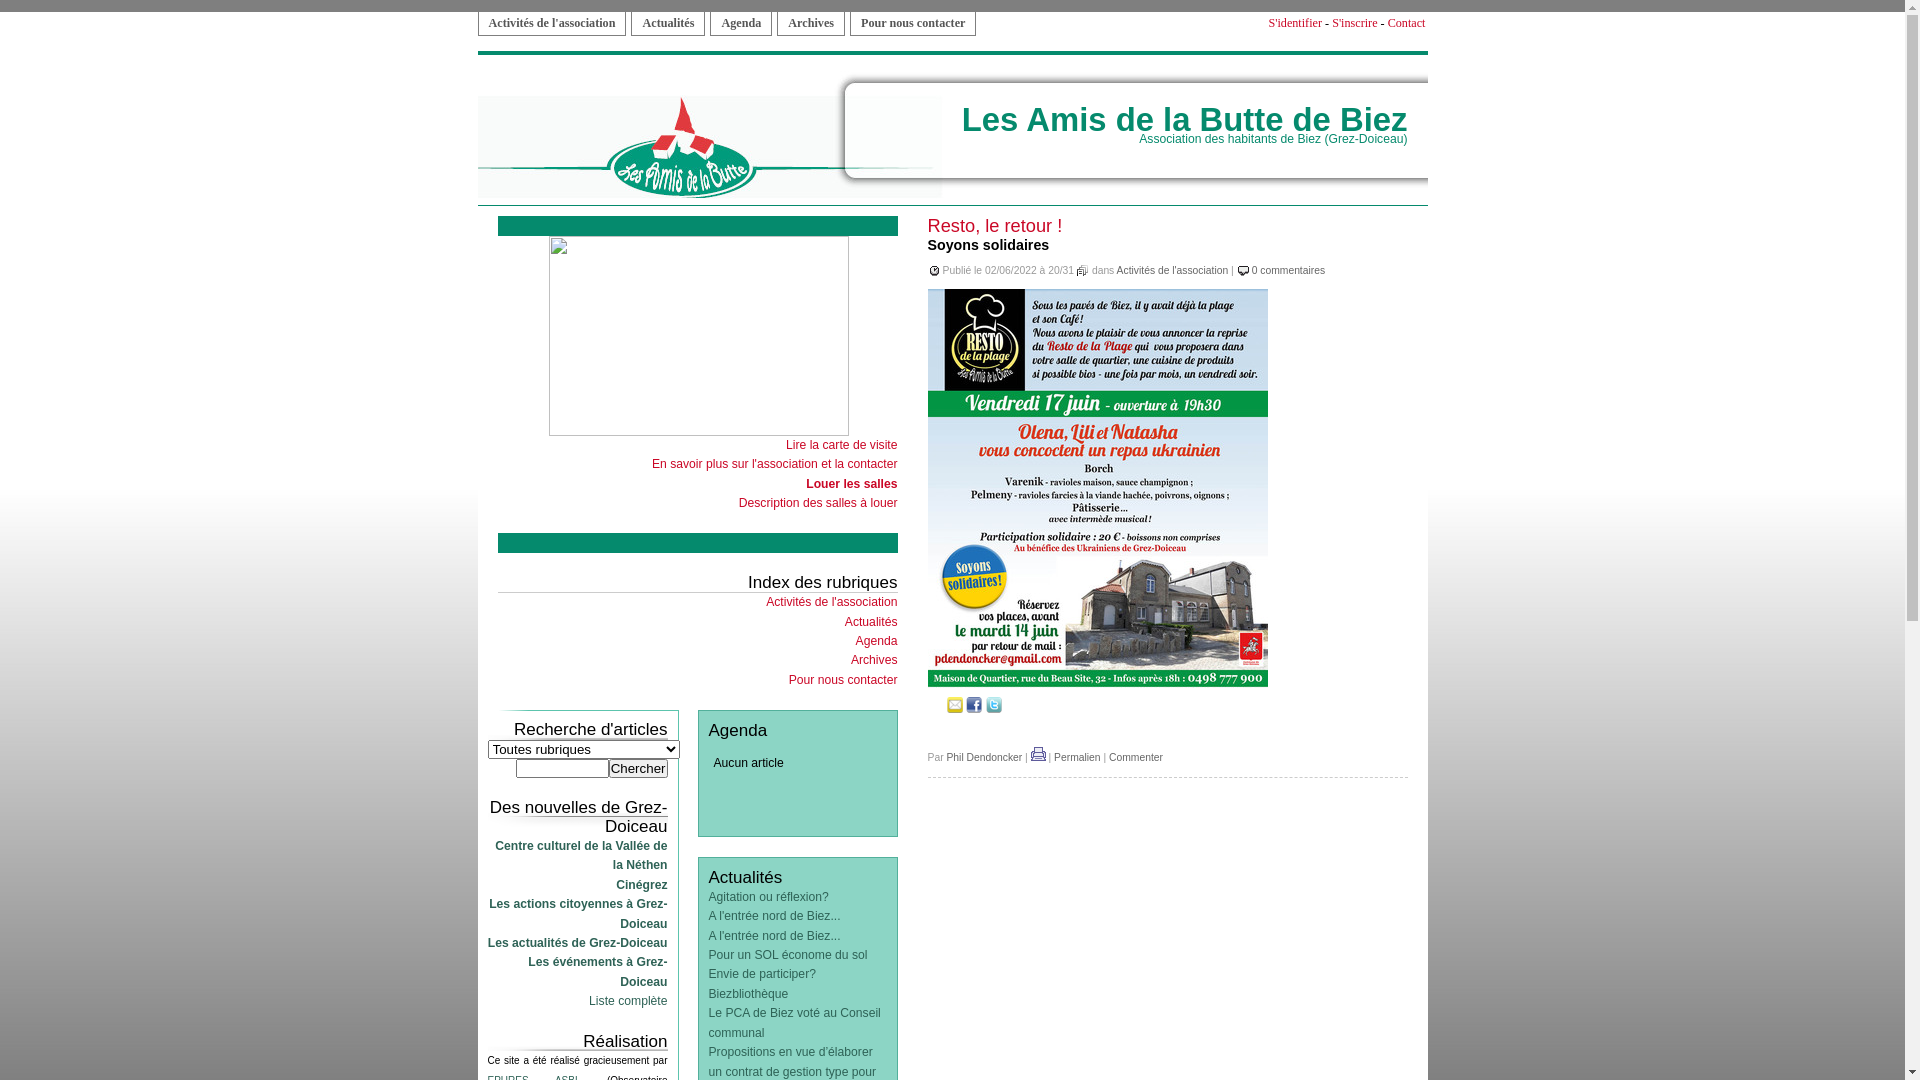  What do you see at coordinates (850, 659) in the screenshot?
I see `'Archives'` at bounding box center [850, 659].